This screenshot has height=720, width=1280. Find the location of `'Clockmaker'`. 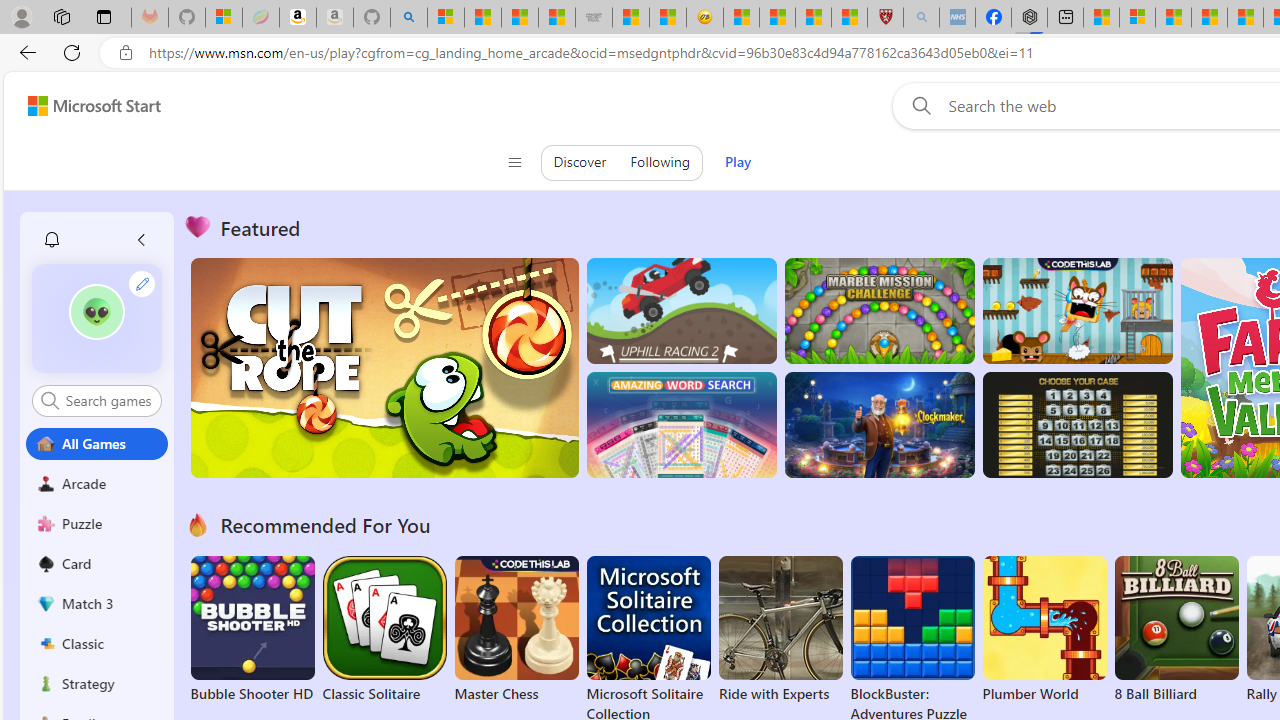

'Clockmaker' is located at coordinates (879, 424).